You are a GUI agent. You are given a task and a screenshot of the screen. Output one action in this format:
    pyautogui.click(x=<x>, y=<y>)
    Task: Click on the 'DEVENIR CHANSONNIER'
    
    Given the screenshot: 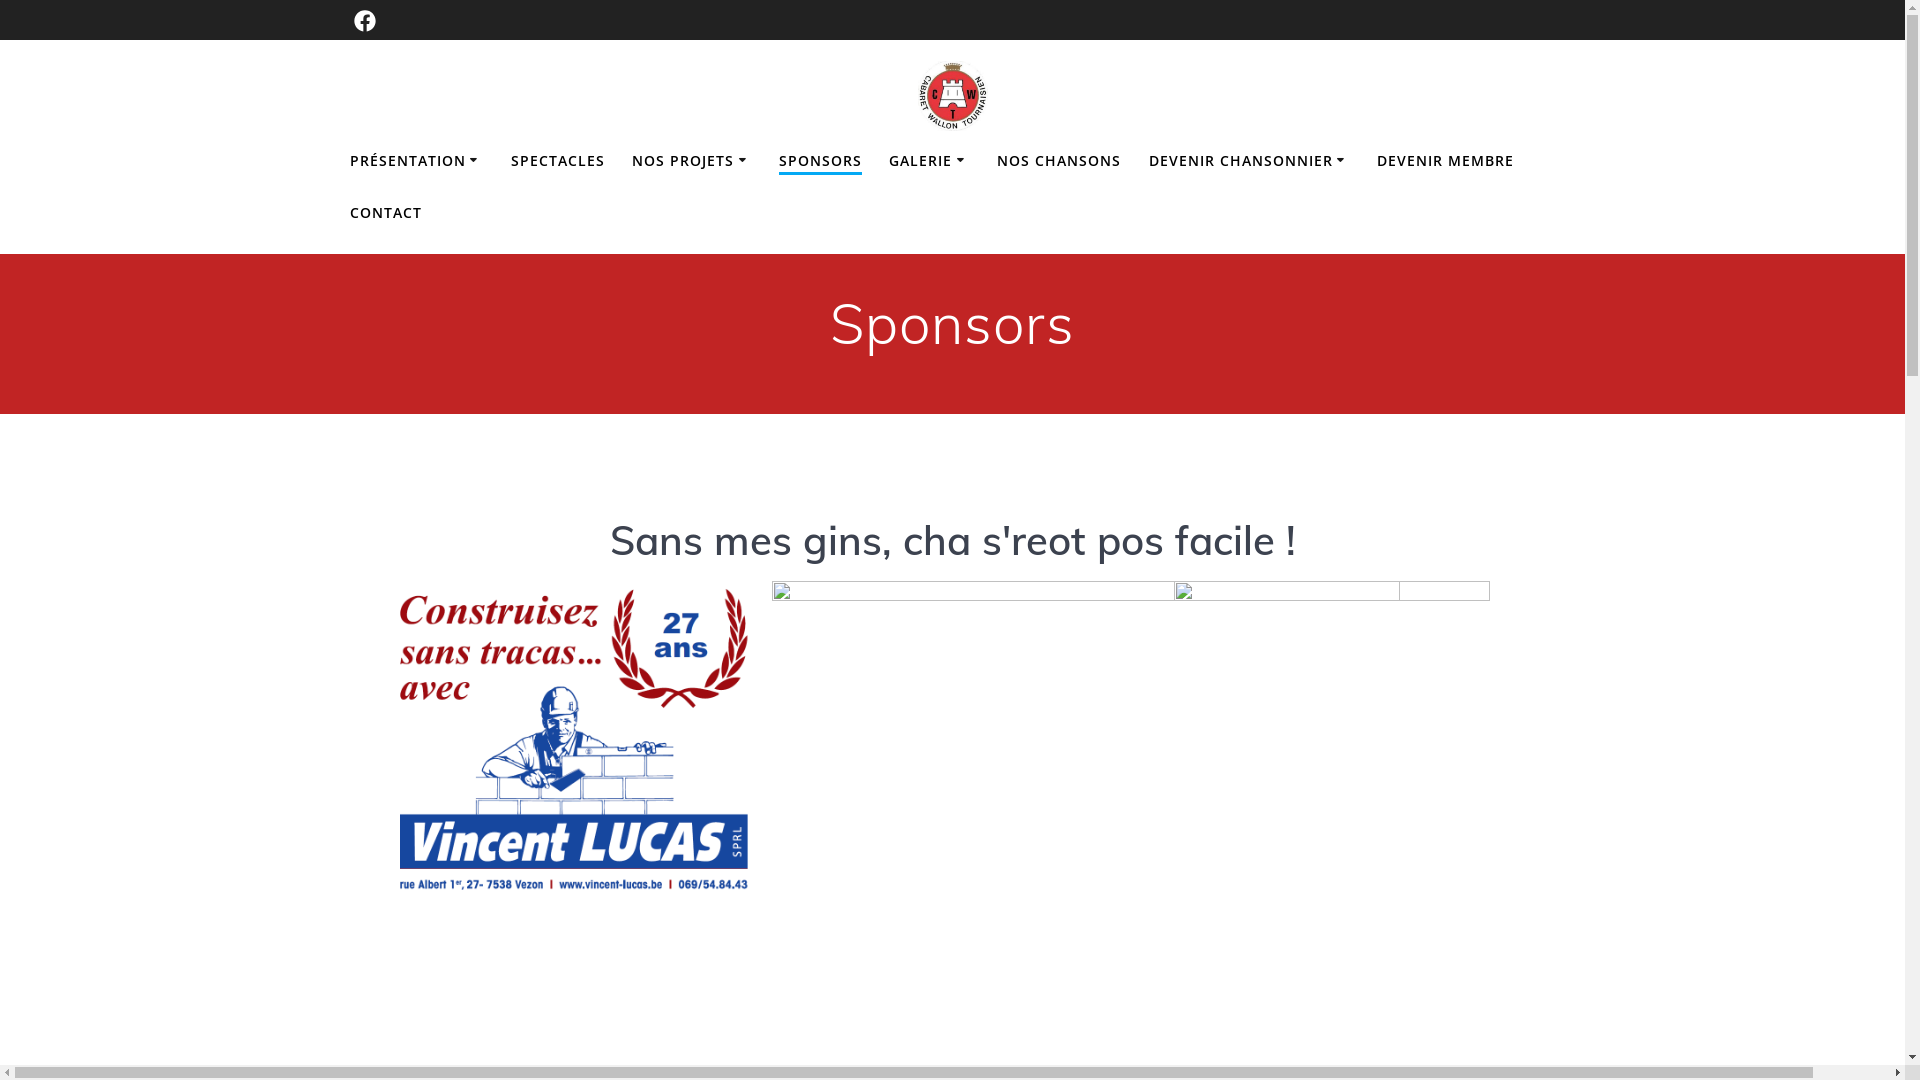 What is the action you would take?
    pyautogui.click(x=1248, y=160)
    